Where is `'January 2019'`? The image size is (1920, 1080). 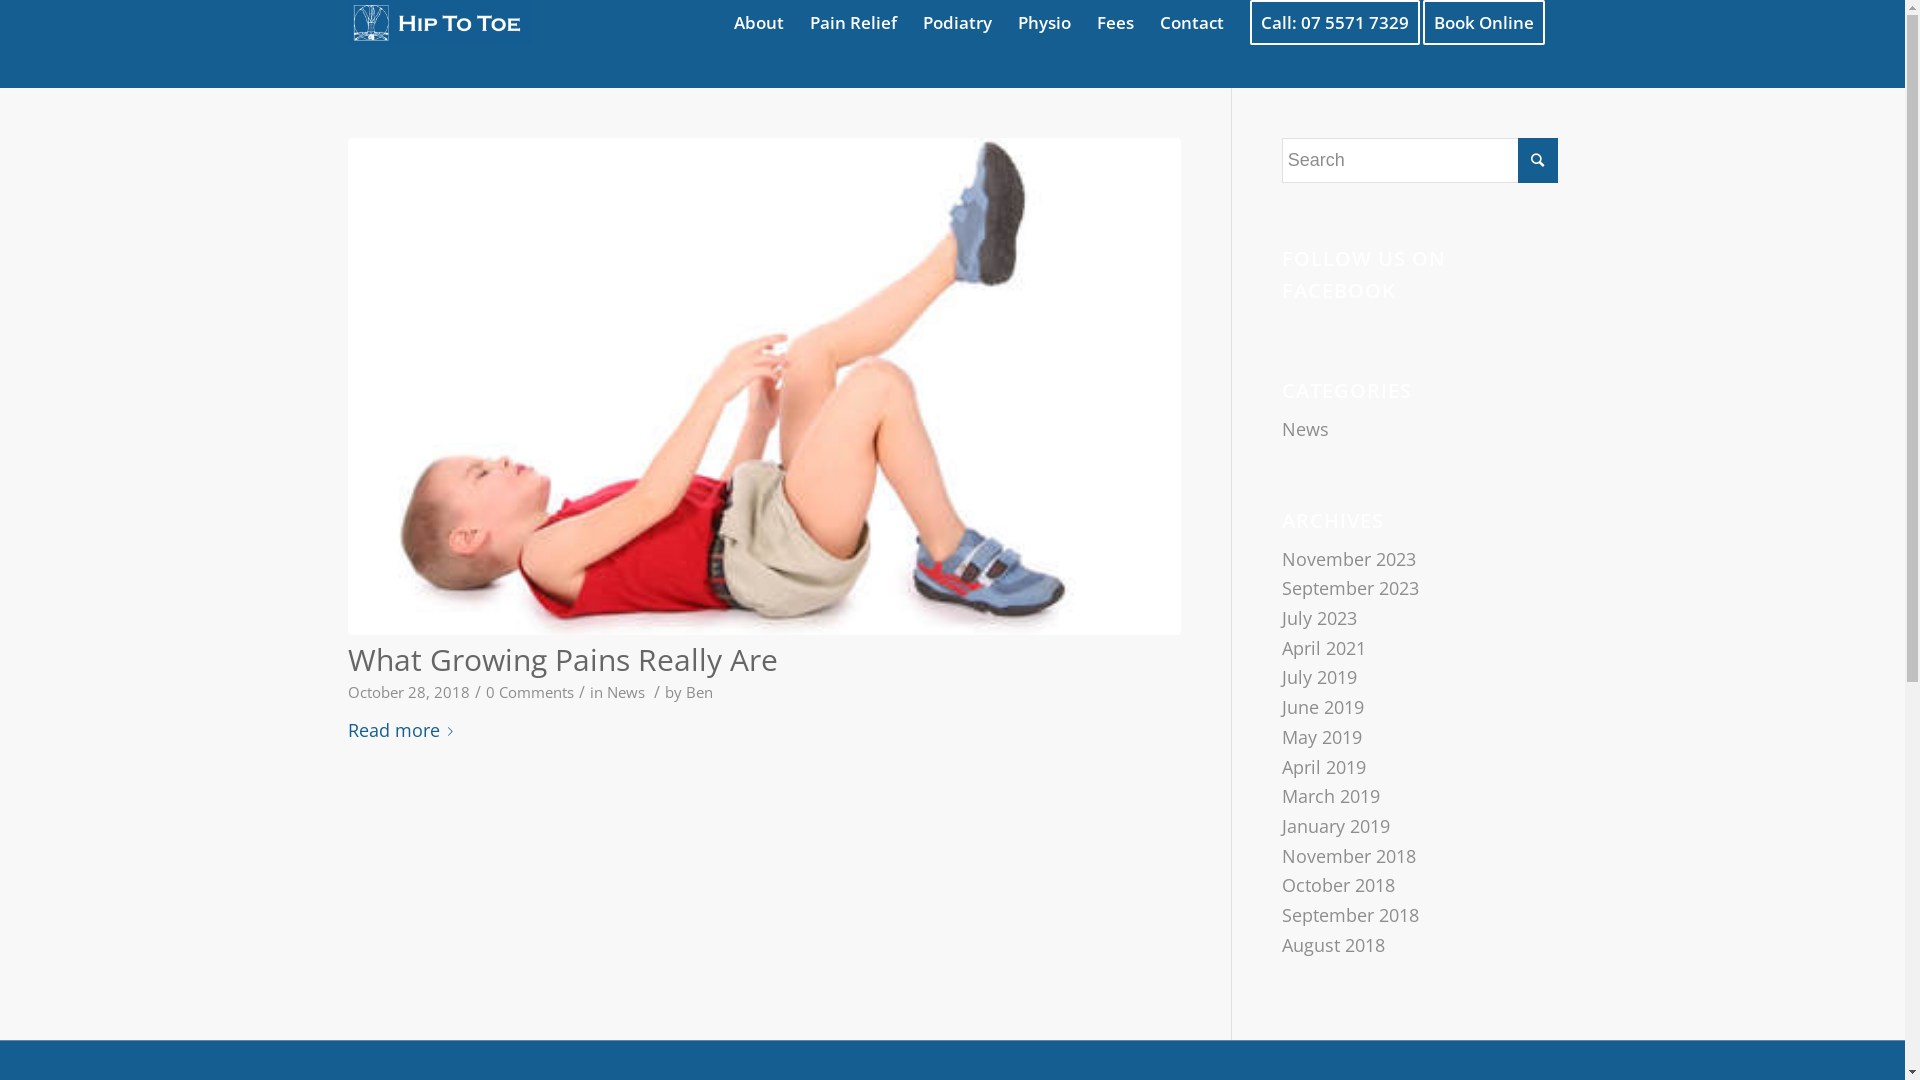
'January 2019' is located at coordinates (1281, 825).